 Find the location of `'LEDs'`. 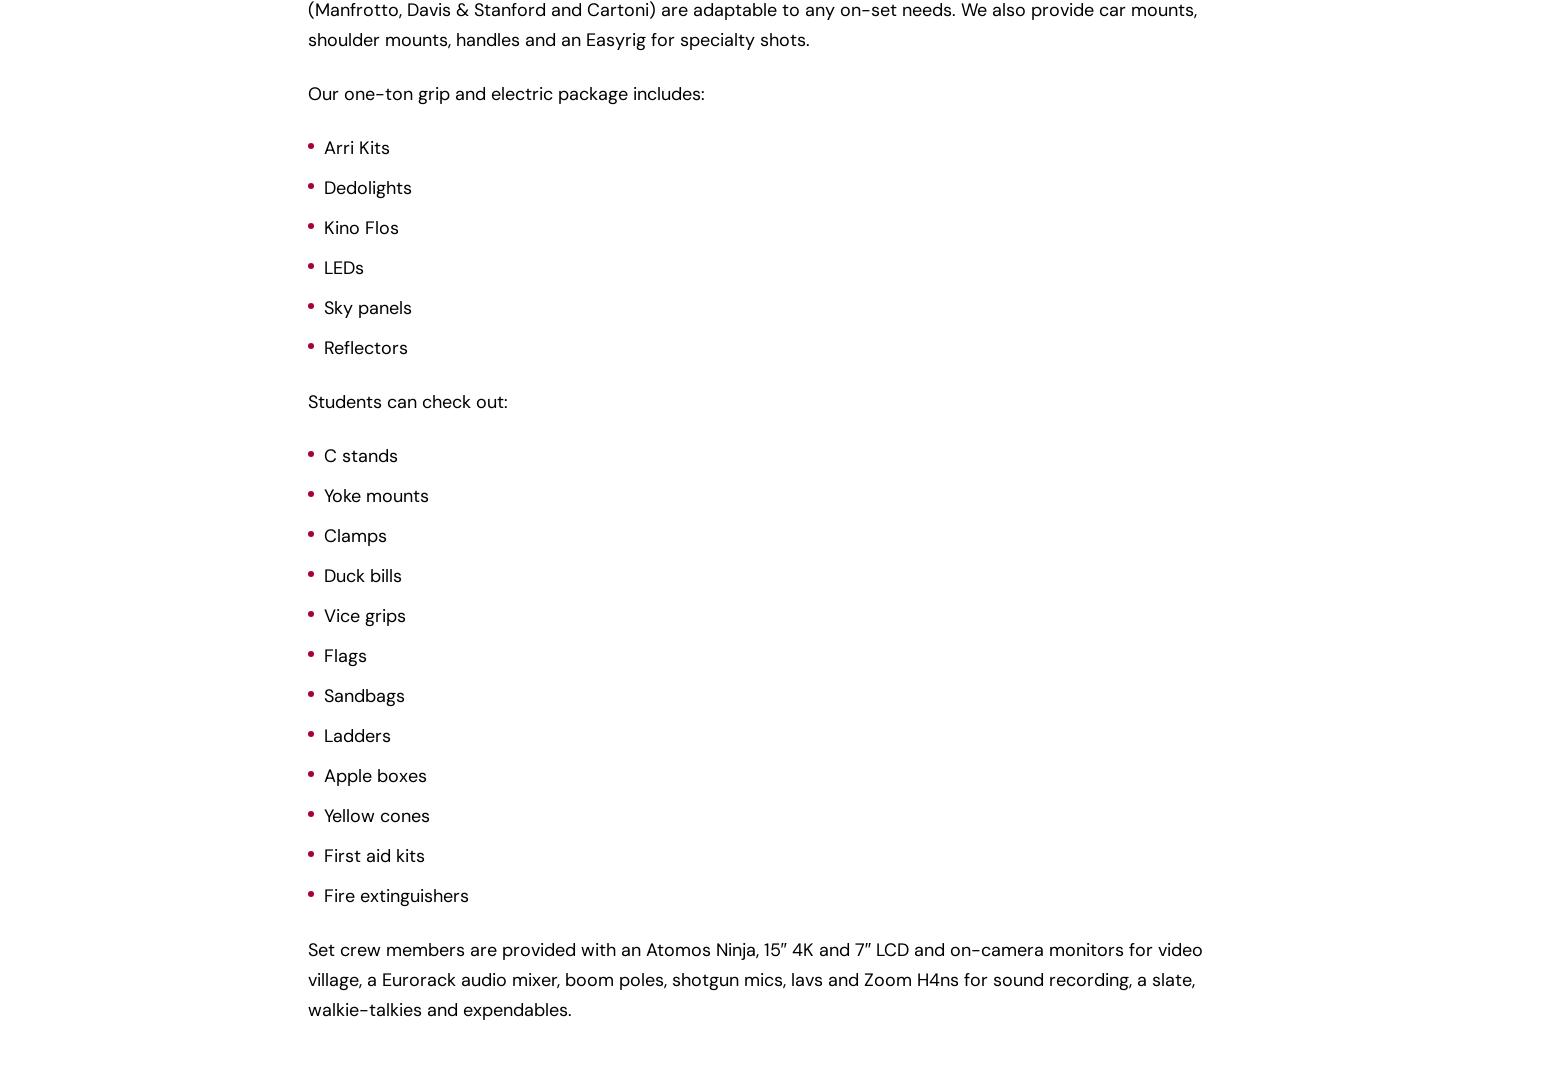

'LEDs' is located at coordinates (342, 267).